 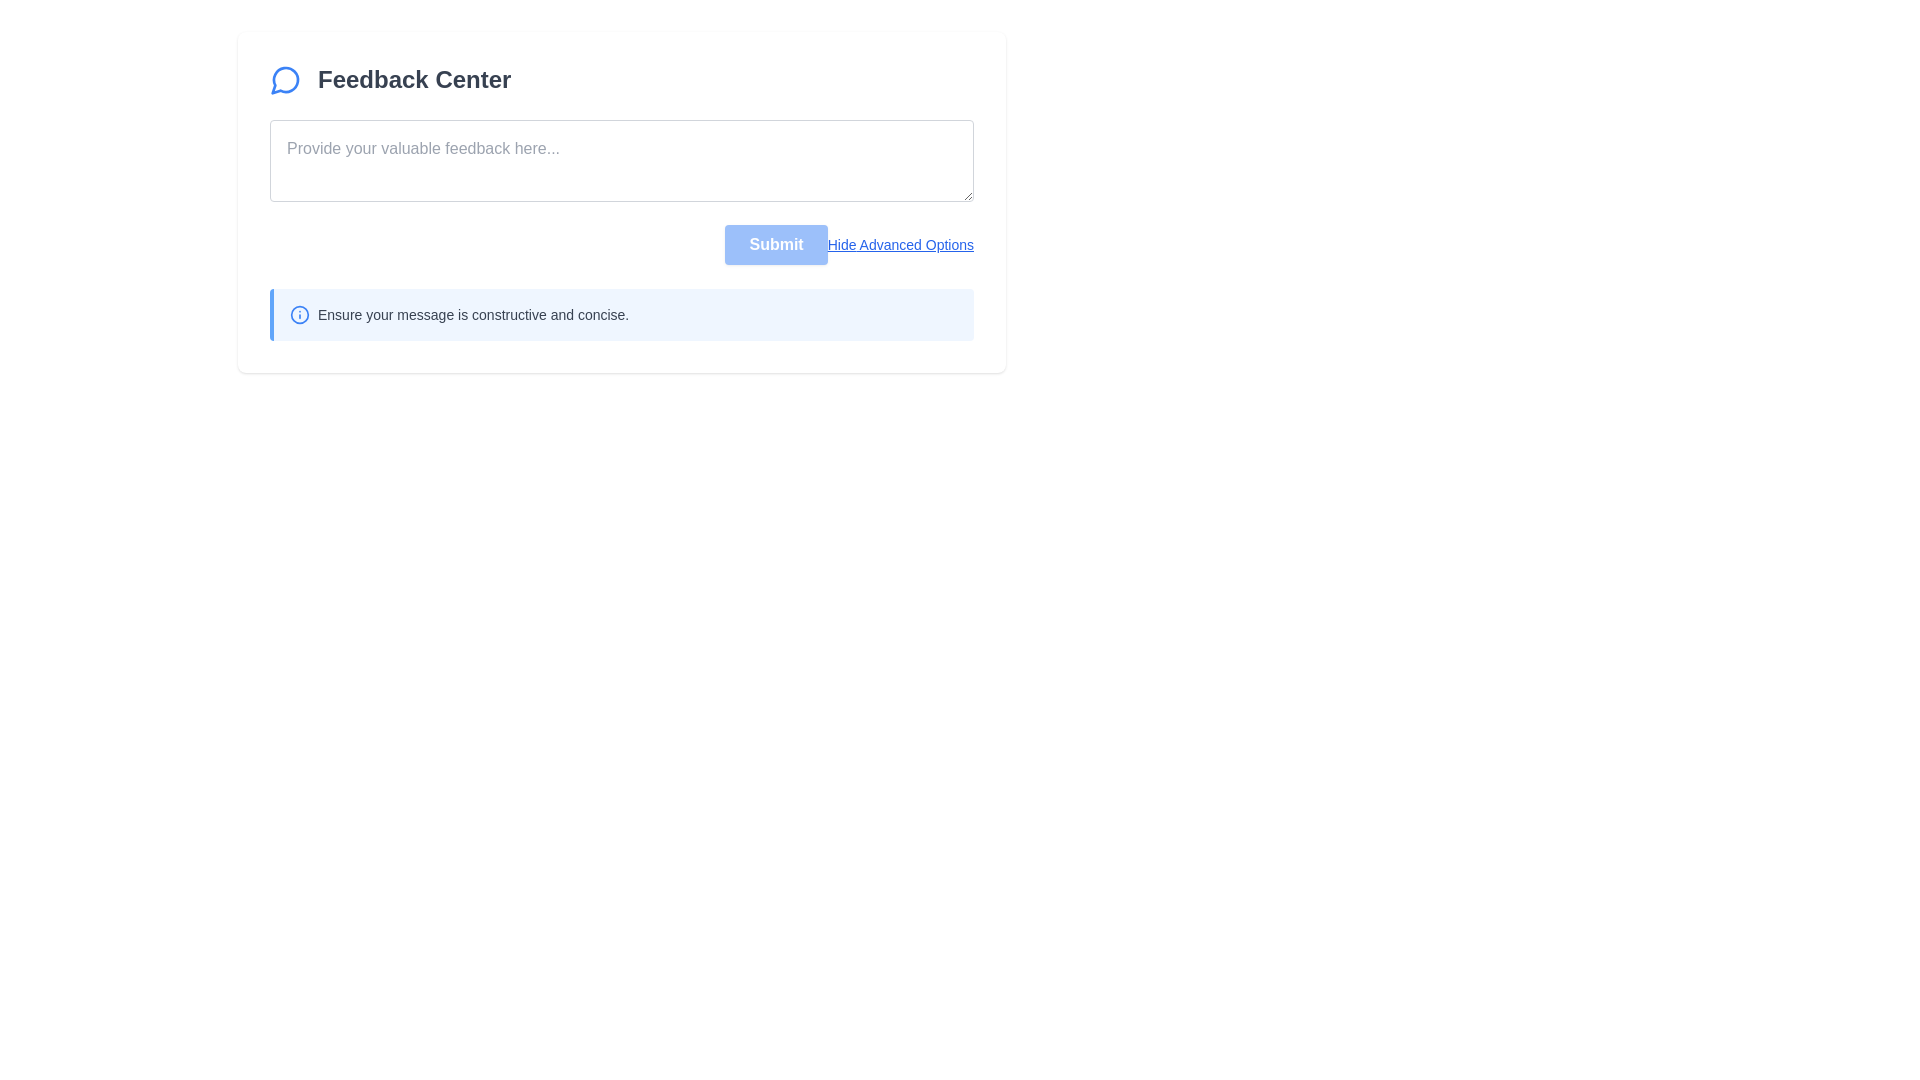 I want to click on the blue speech bubble icon representing conversation or messaging, located near the 'Feedback Center' header, so click(x=284, y=79).